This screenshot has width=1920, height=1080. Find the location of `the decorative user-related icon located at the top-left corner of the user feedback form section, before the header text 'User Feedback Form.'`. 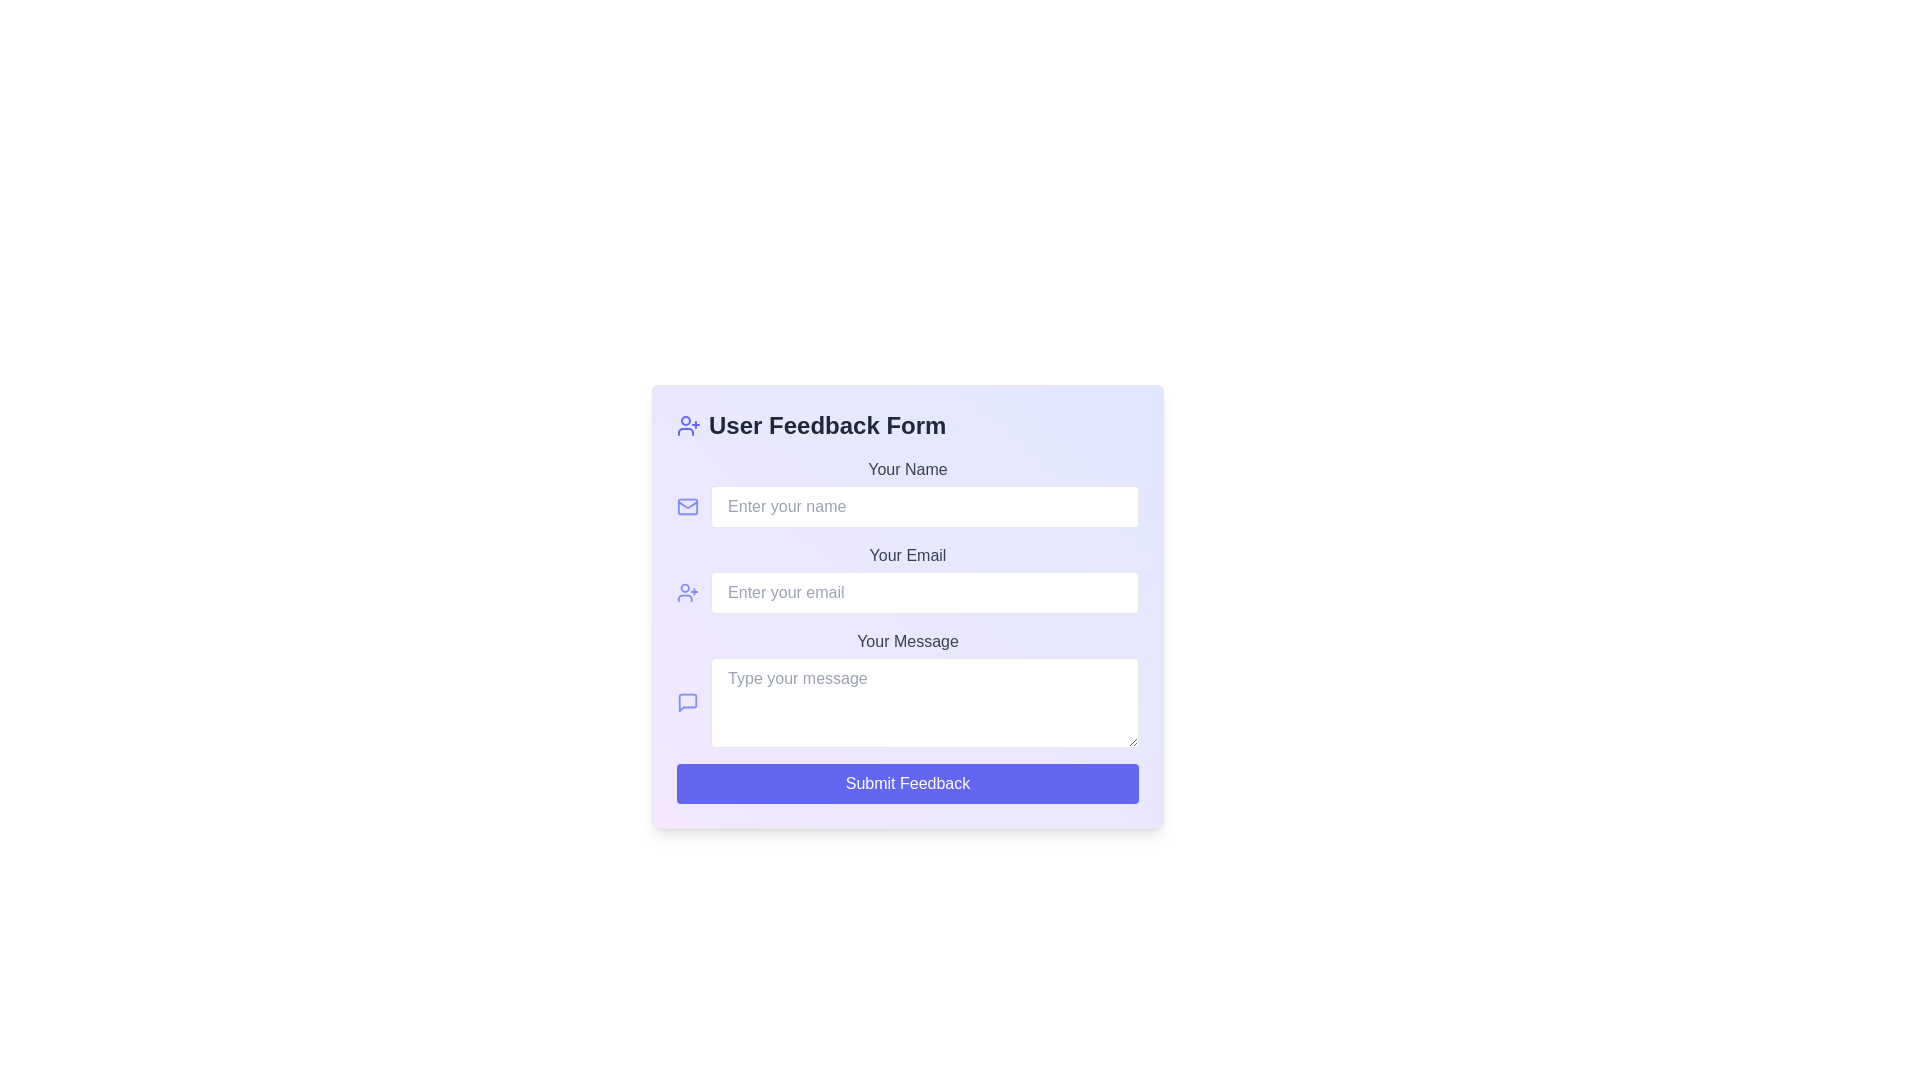

the decorative user-related icon located at the top-left corner of the user feedback form section, before the header text 'User Feedback Form.' is located at coordinates (688, 592).